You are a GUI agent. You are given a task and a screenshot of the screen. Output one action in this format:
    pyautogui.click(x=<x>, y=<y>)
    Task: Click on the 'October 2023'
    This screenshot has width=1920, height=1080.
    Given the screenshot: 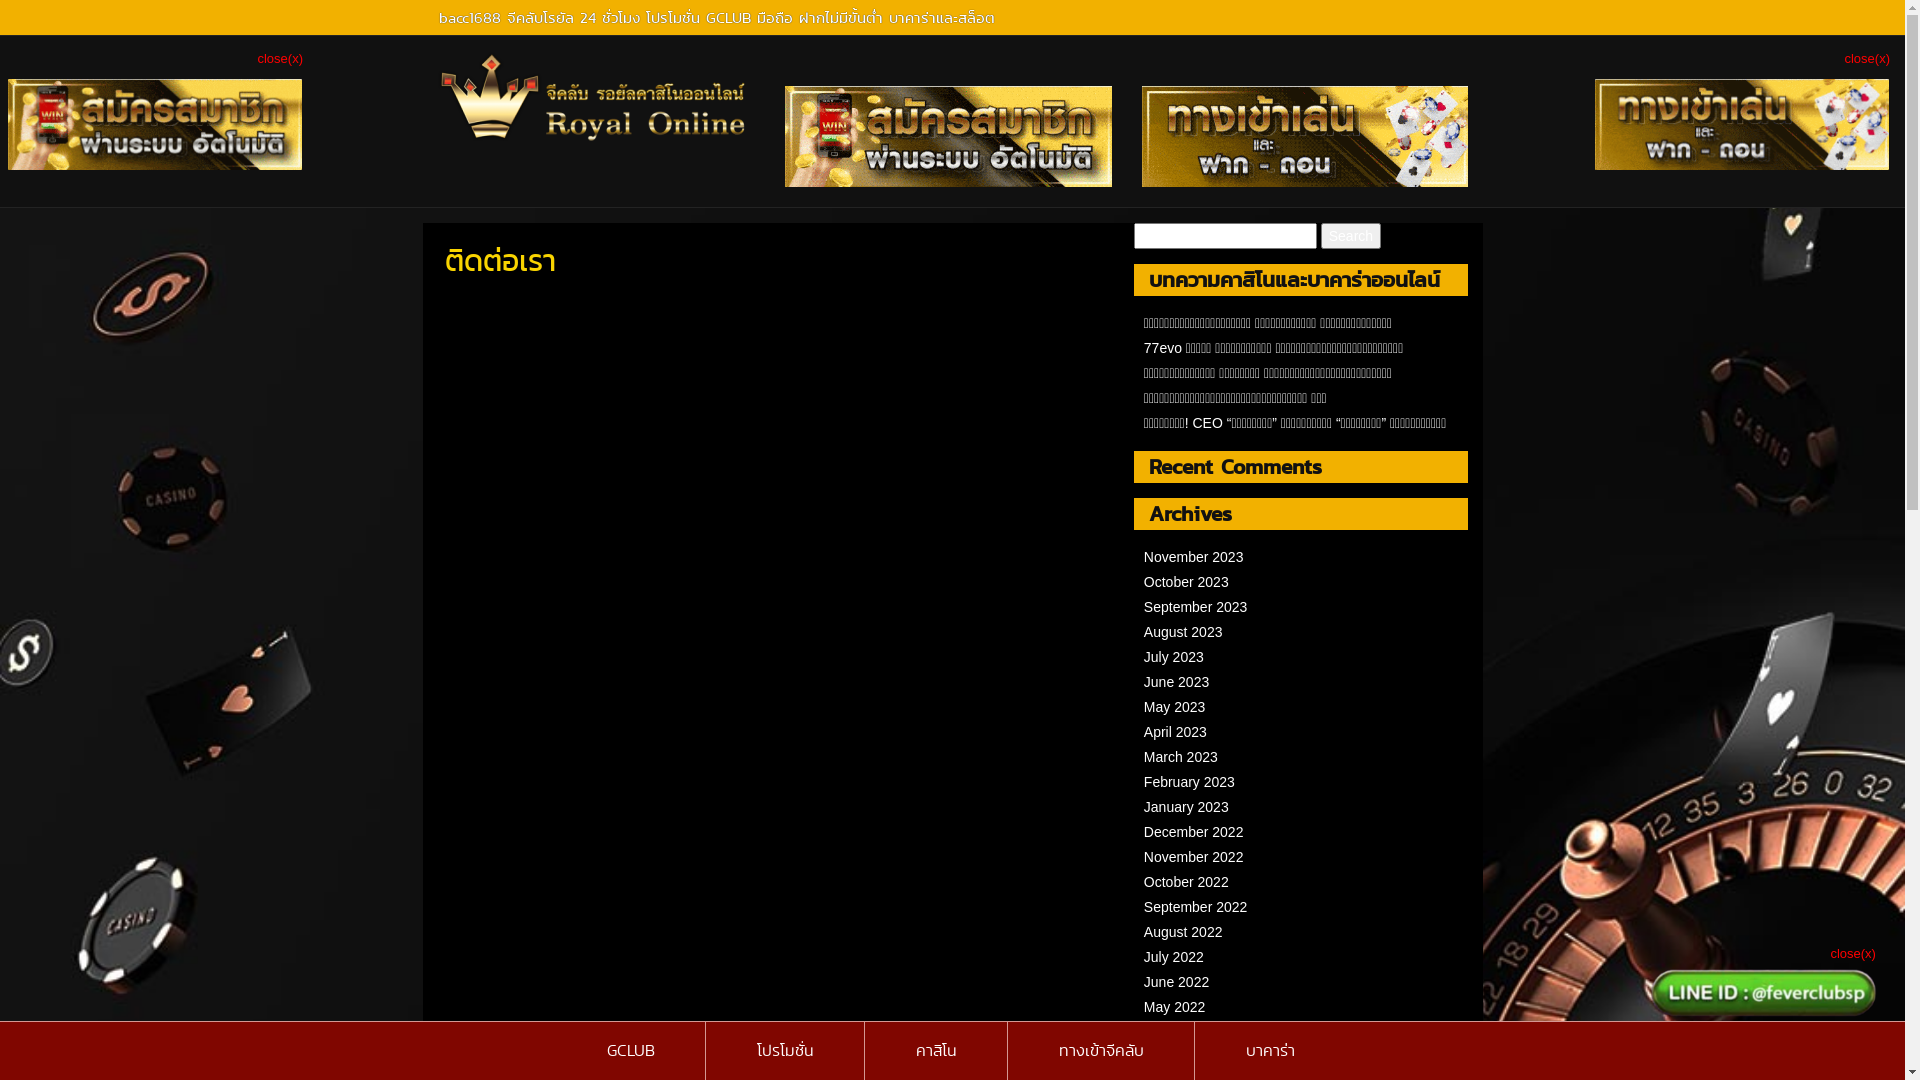 What is the action you would take?
    pyautogui.click(x=1186, y=582)
    